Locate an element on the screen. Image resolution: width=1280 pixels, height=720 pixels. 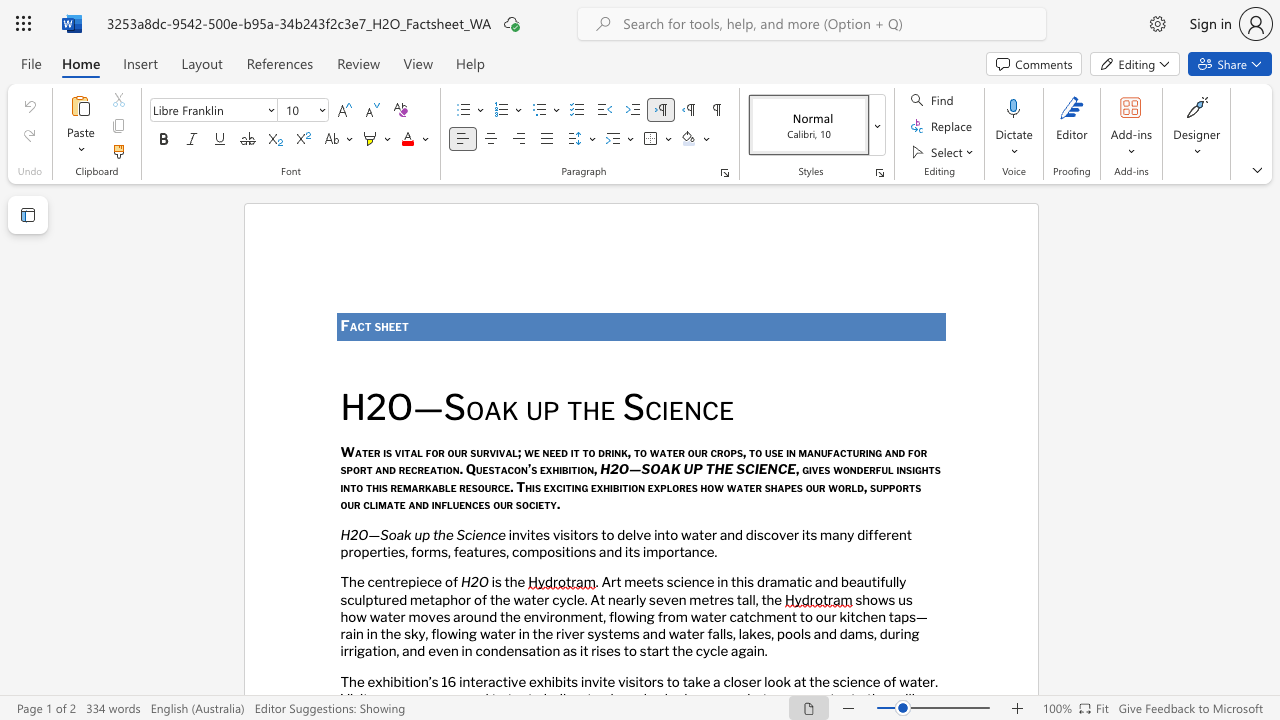
the space between the continuous character "o" and "n" in the text is located at coordinates (580, 551).